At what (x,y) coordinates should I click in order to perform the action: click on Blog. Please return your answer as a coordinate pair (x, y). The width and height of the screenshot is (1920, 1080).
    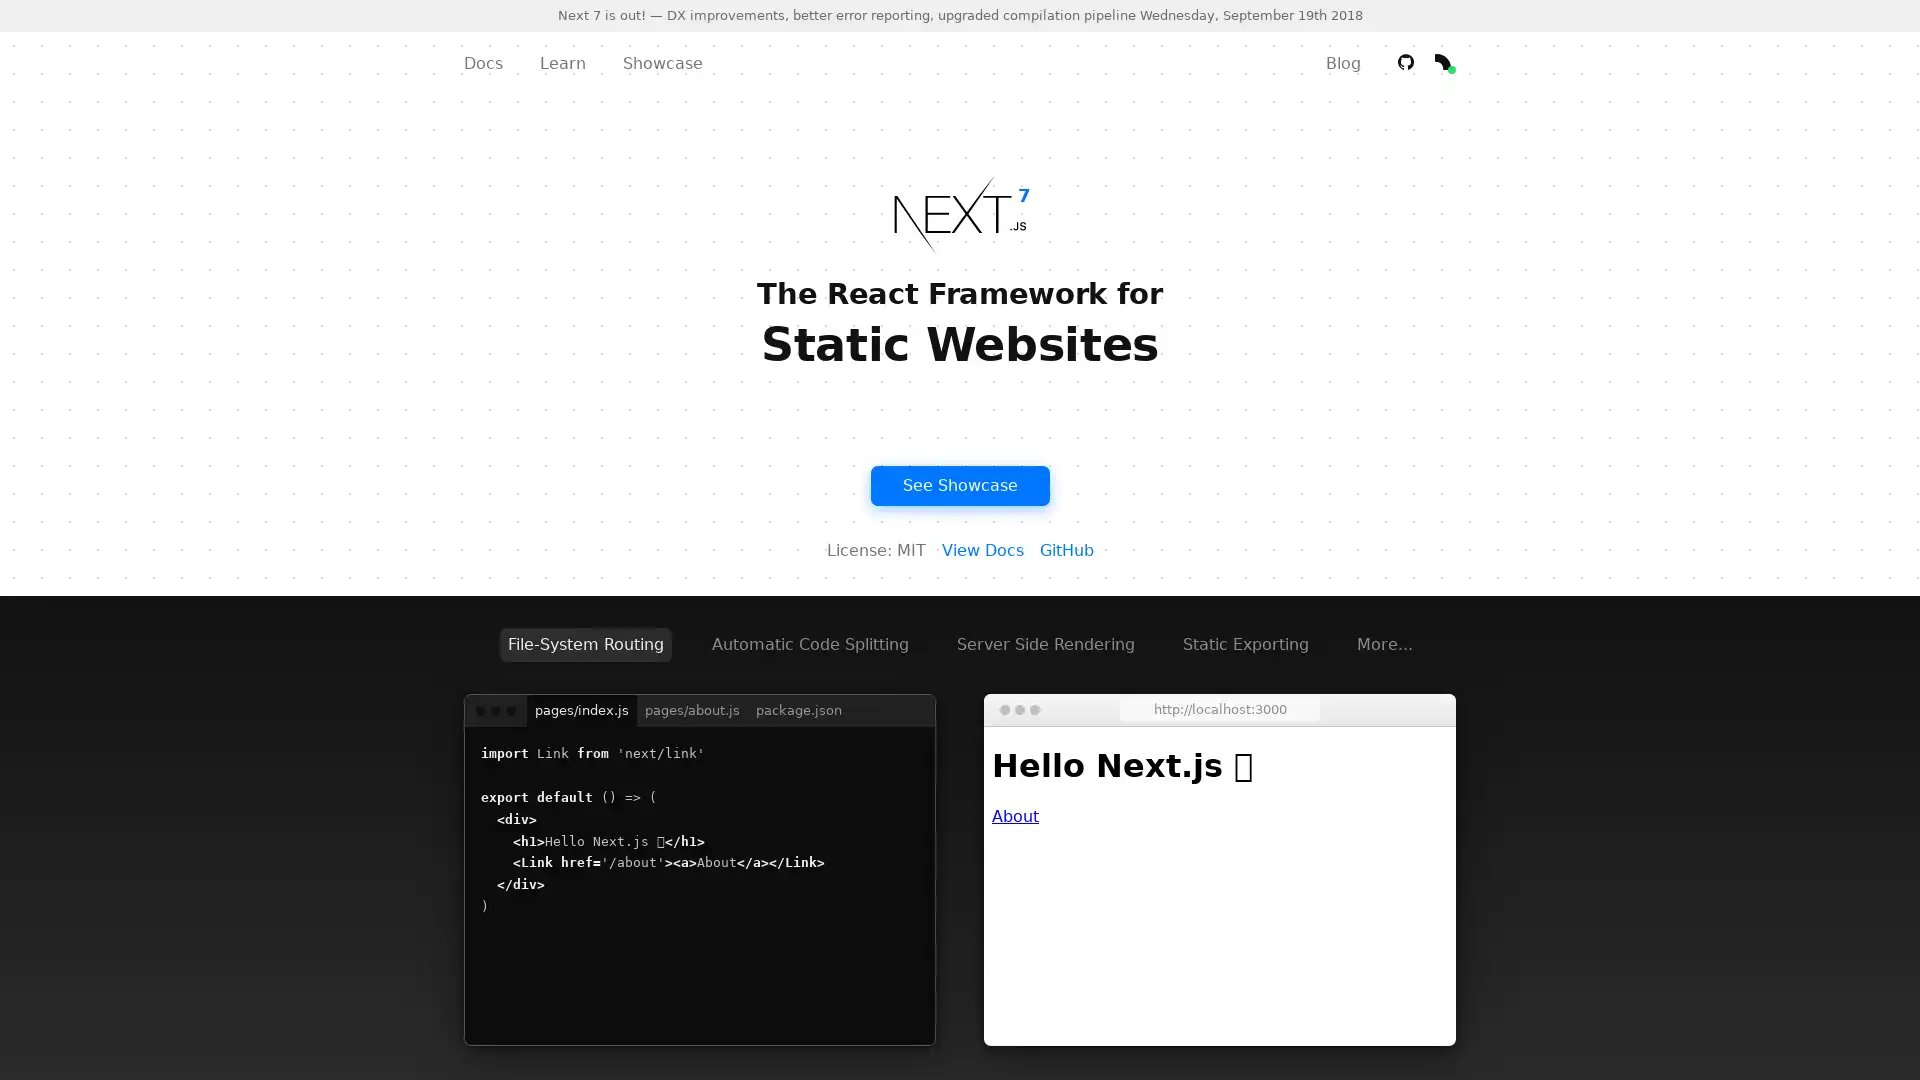
    Looking at the image, I should click on (1343, 62).